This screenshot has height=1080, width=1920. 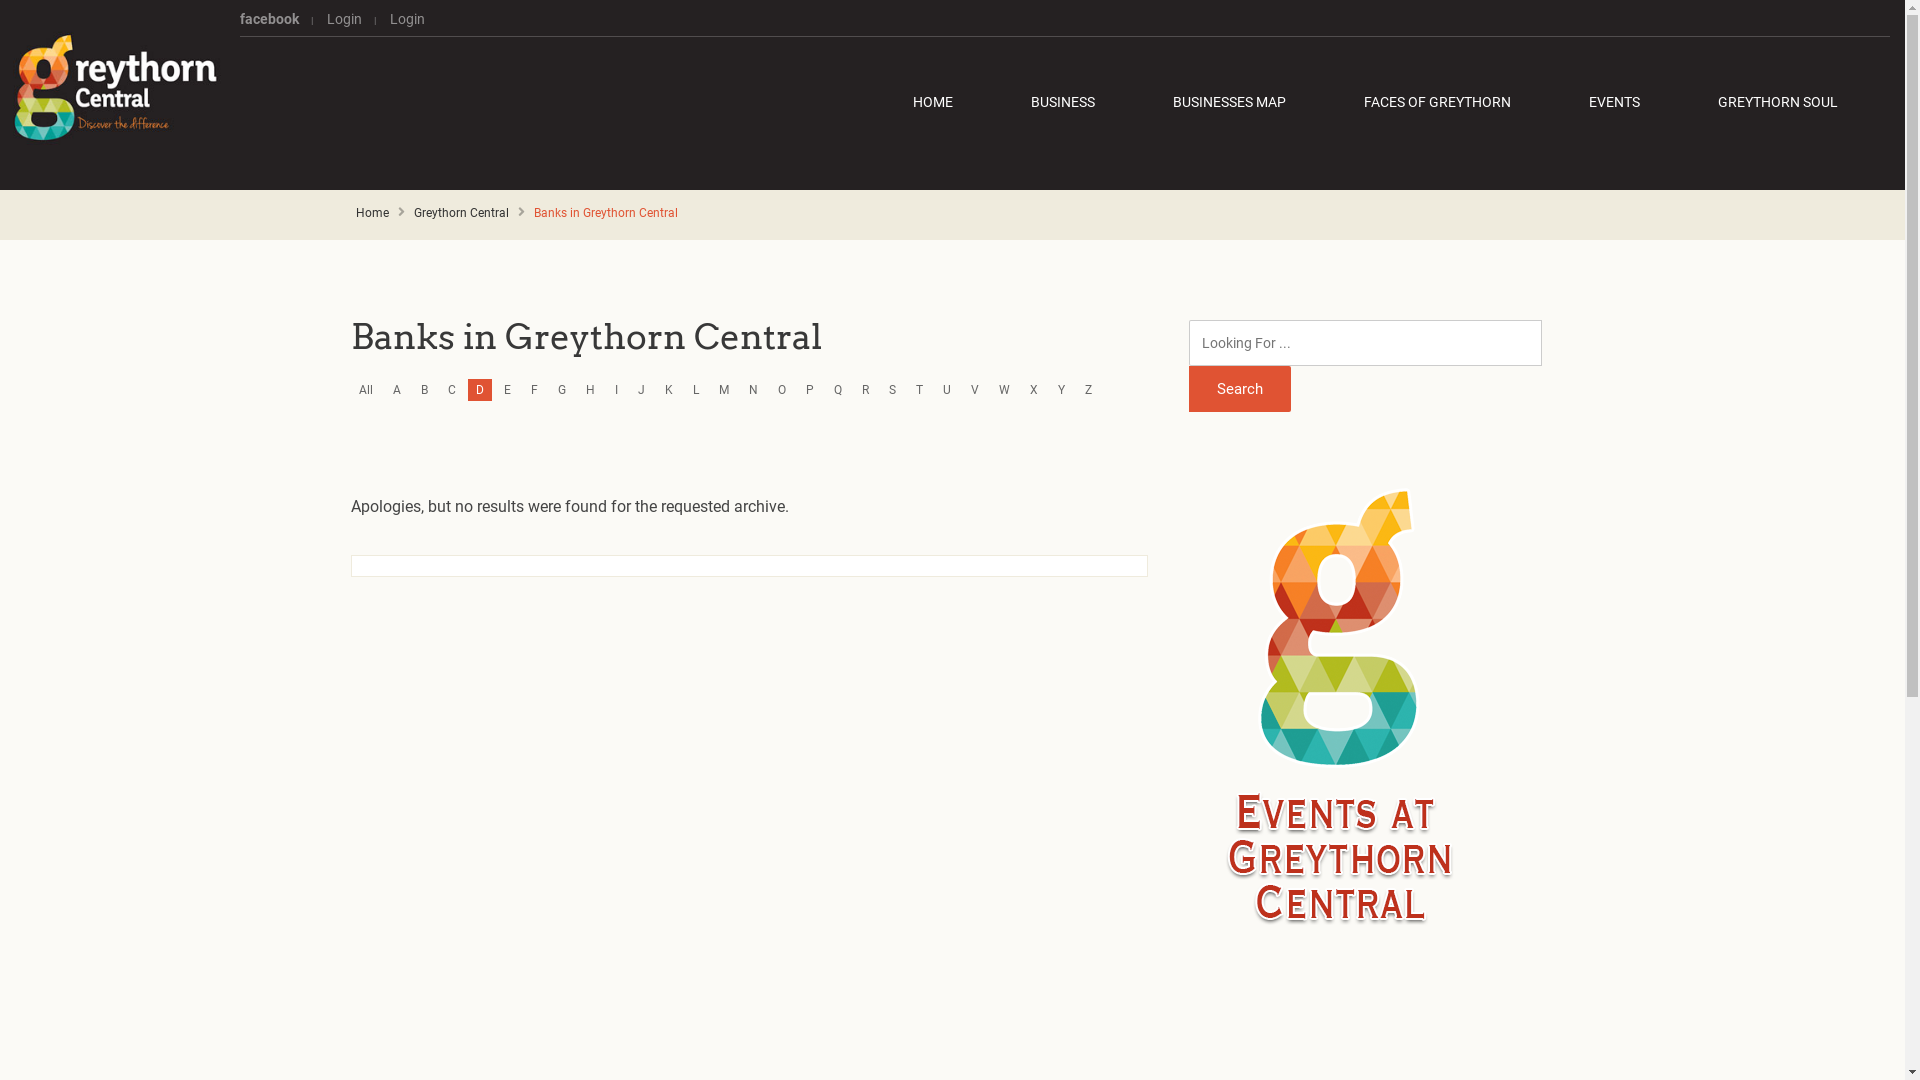 What do you see at coordinates (450, 389) in the screenshot?
I see `'C'` at bounding box center [450, 389].